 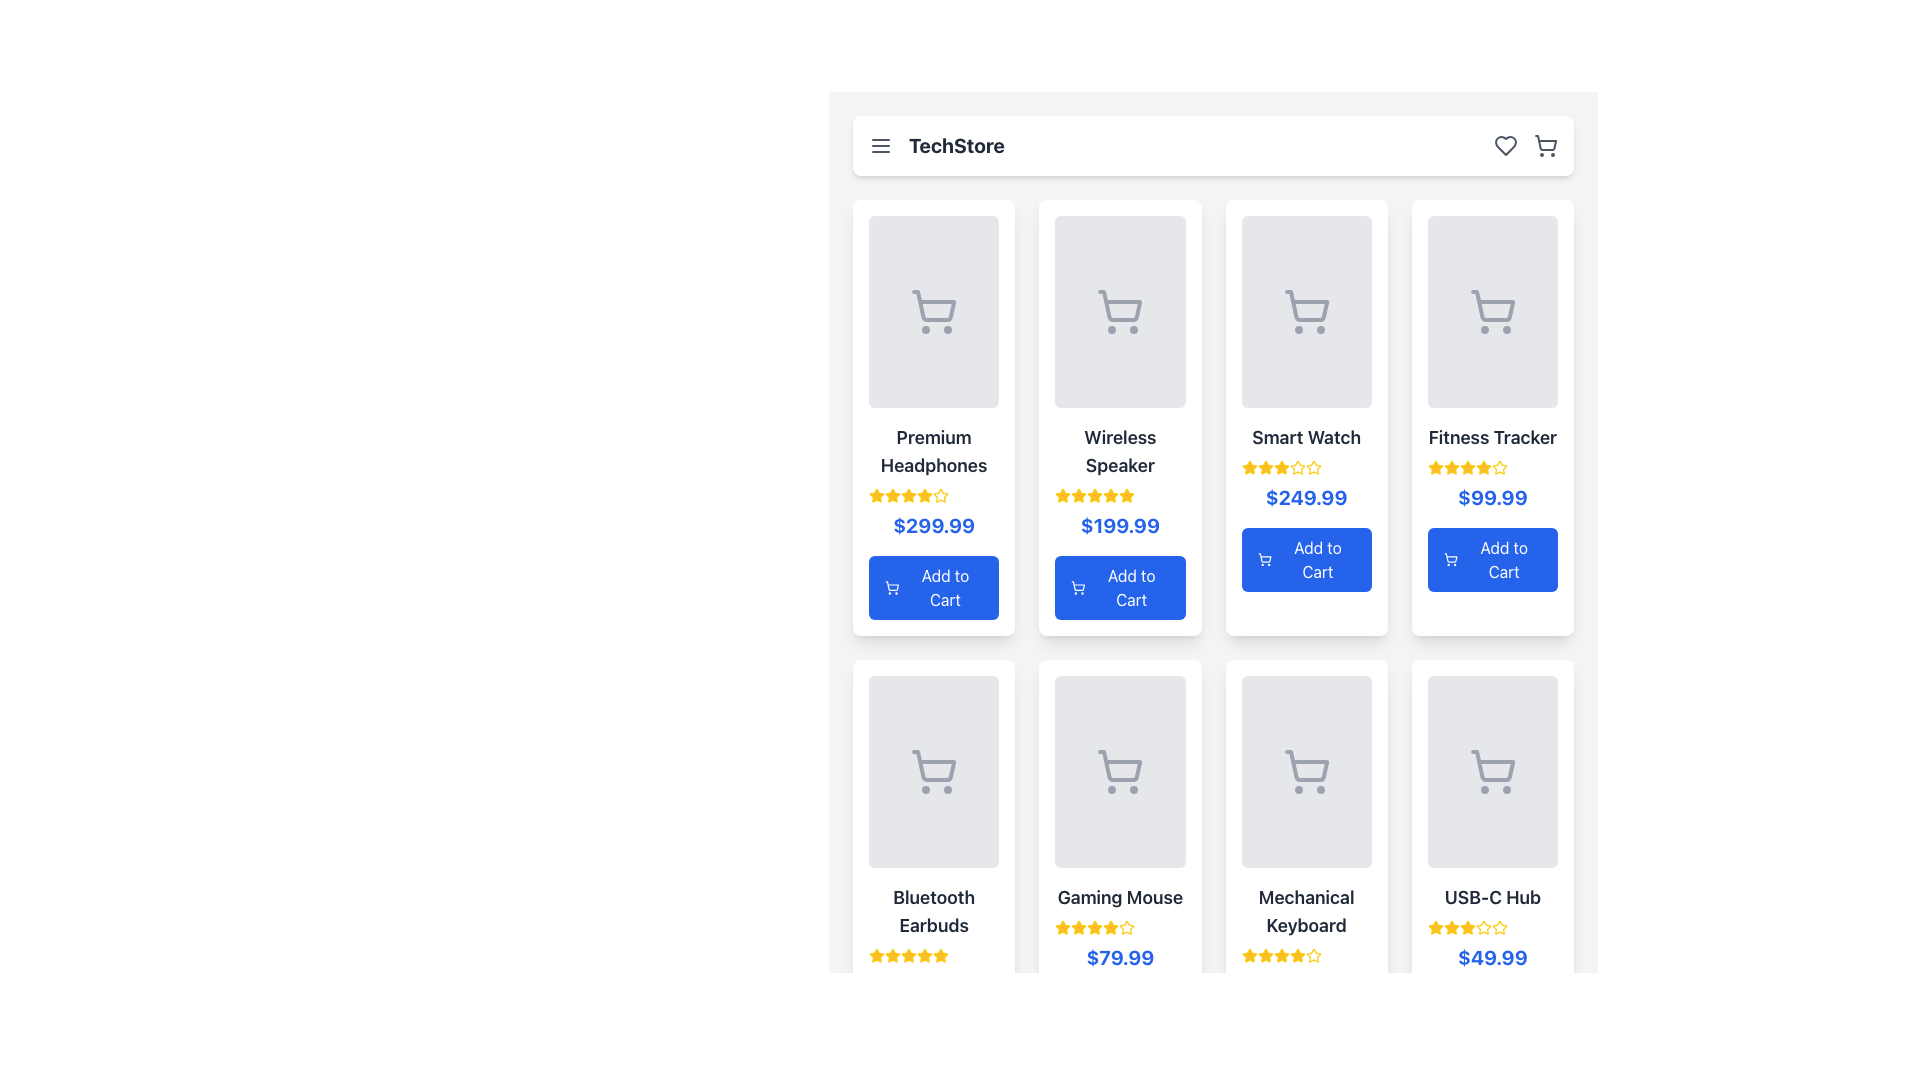 What do you see at coordinates (955, 145) in the screenshot?
I see `the 'TechStore' text label in the navigation bar, which is styled with a large, bold font and is dark gray in color` at bounding box center [955, 145].